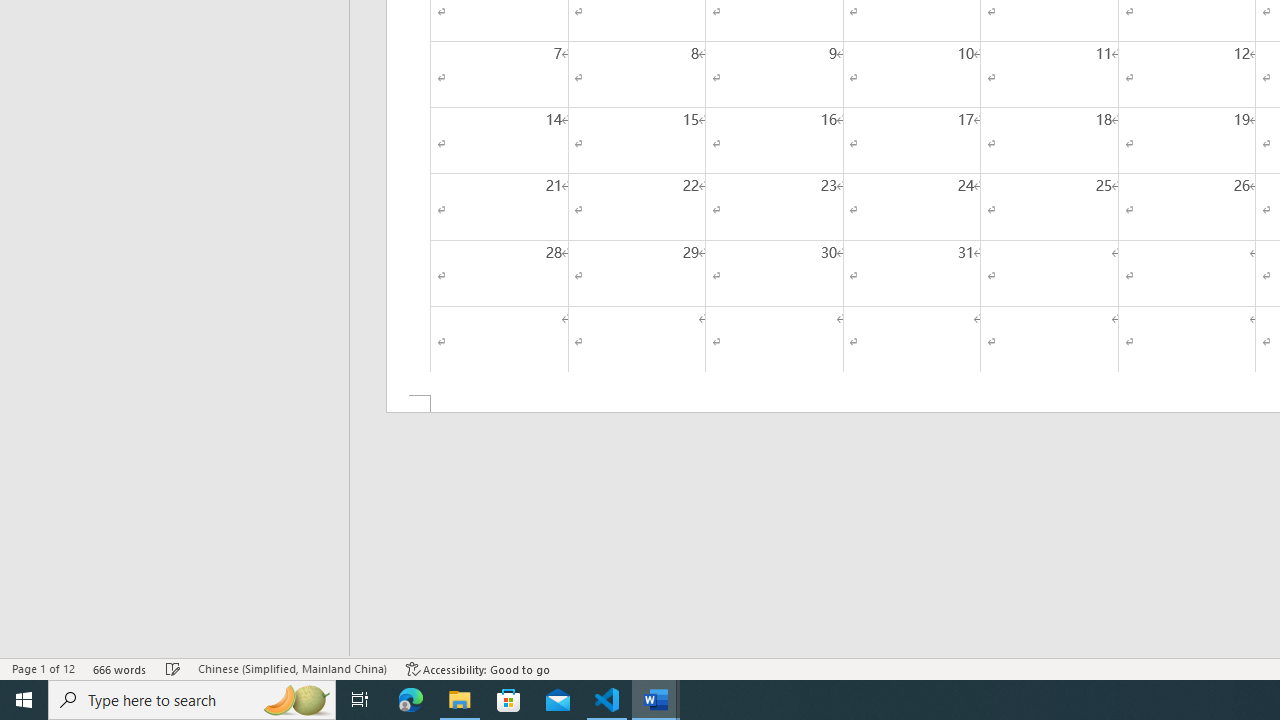 The width and height of the screenshot is (1280, 720). Describe the element at coordinates (477, 669) in the screenshot. I see `'Accessibility Checker Accessibility: Good to go'` at that location.